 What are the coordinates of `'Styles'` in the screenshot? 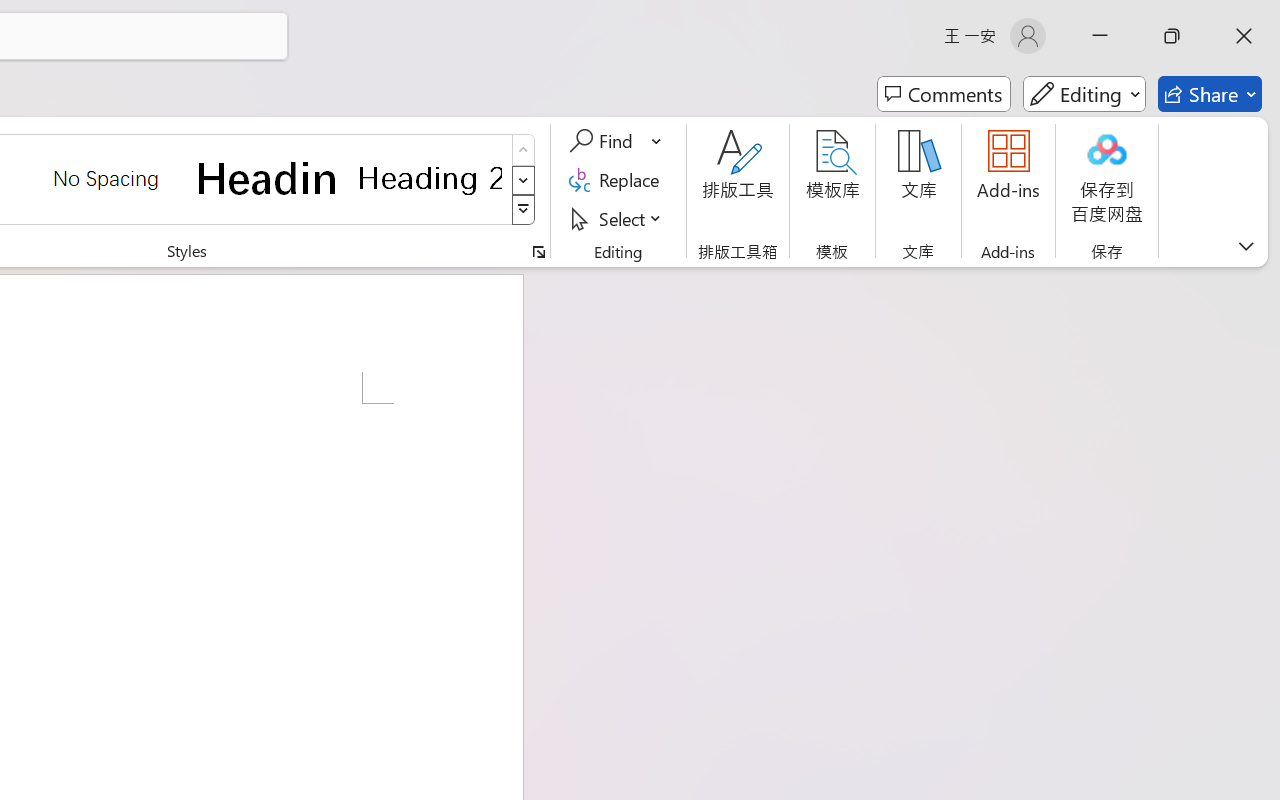 It's located at (523, 210).